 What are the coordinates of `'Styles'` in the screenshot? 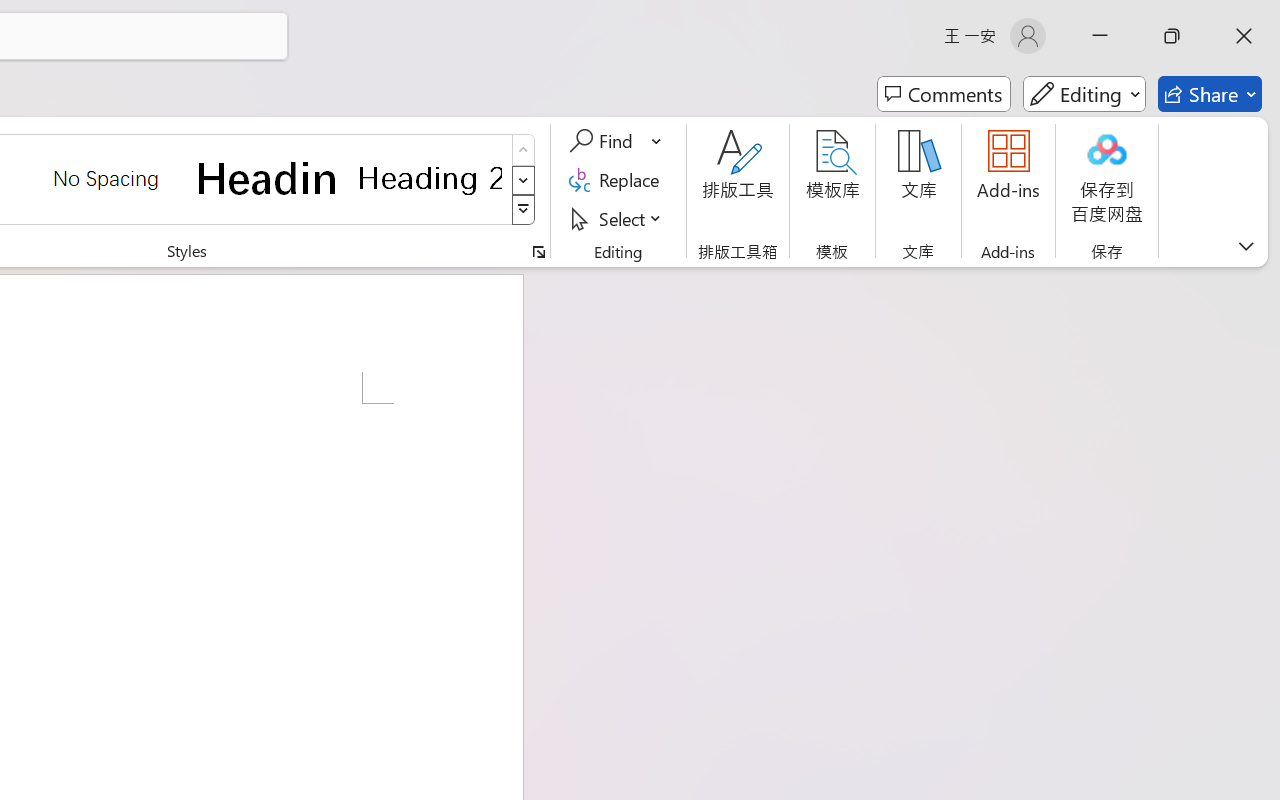 It's located at (523, 210).